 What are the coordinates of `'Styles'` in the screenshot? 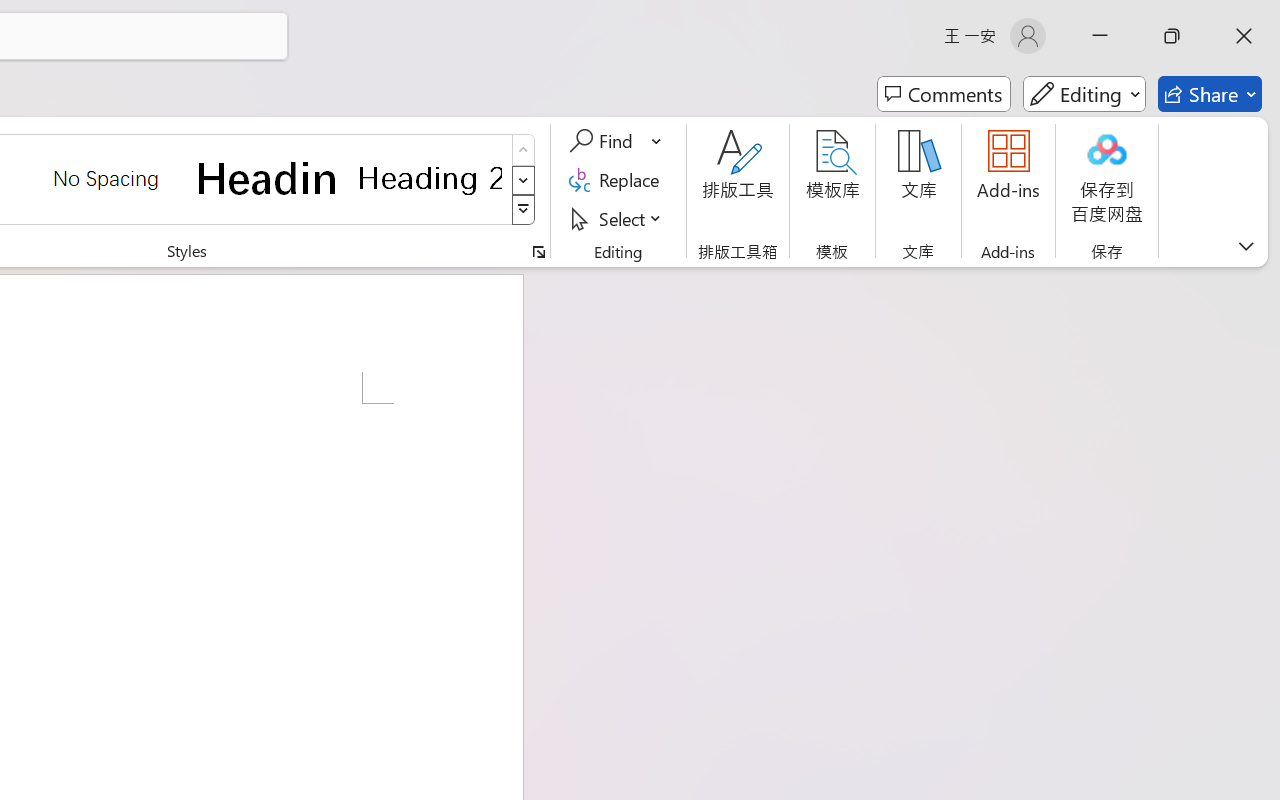 It's located at (523, 210).